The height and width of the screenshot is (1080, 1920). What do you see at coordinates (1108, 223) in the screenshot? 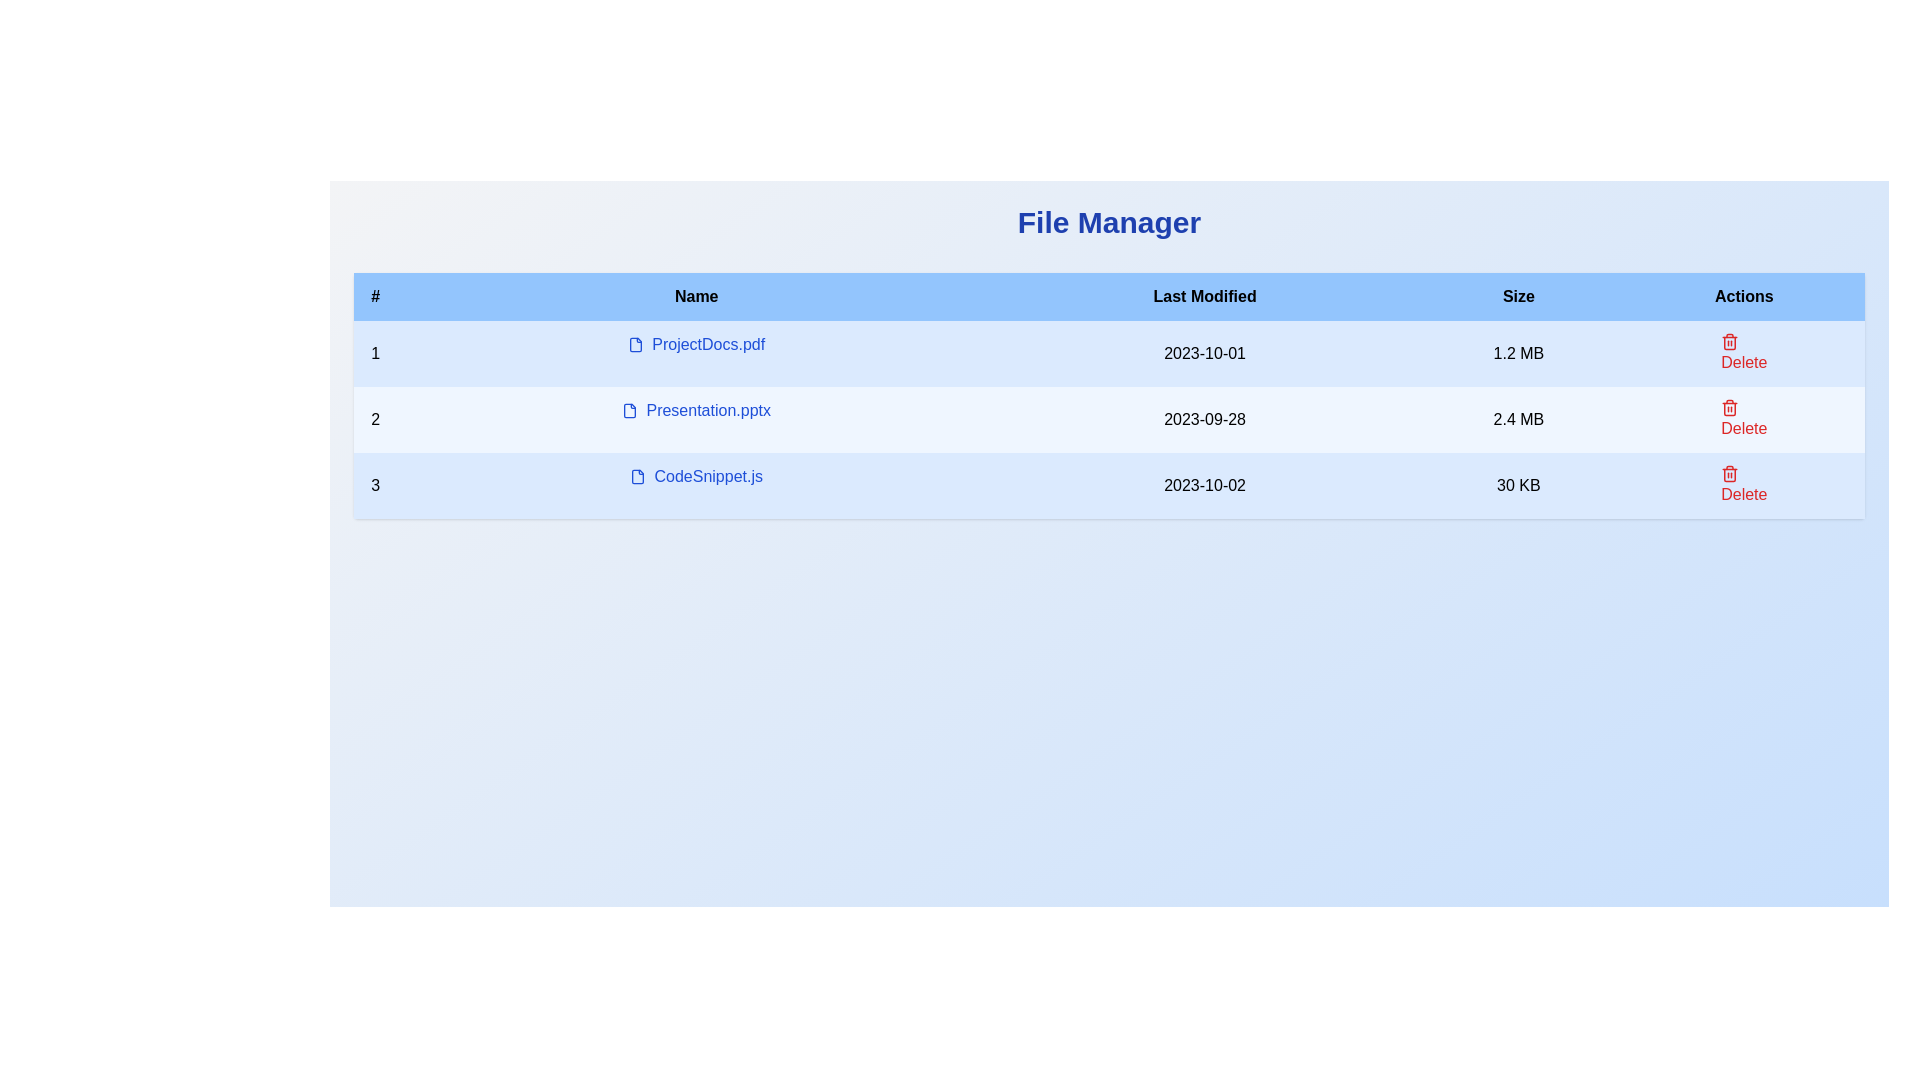
I see `the Text Label that serves as the title or heading of the current page, located at the top of the content section above the table displaying files` at bounding box center [1108, 223].